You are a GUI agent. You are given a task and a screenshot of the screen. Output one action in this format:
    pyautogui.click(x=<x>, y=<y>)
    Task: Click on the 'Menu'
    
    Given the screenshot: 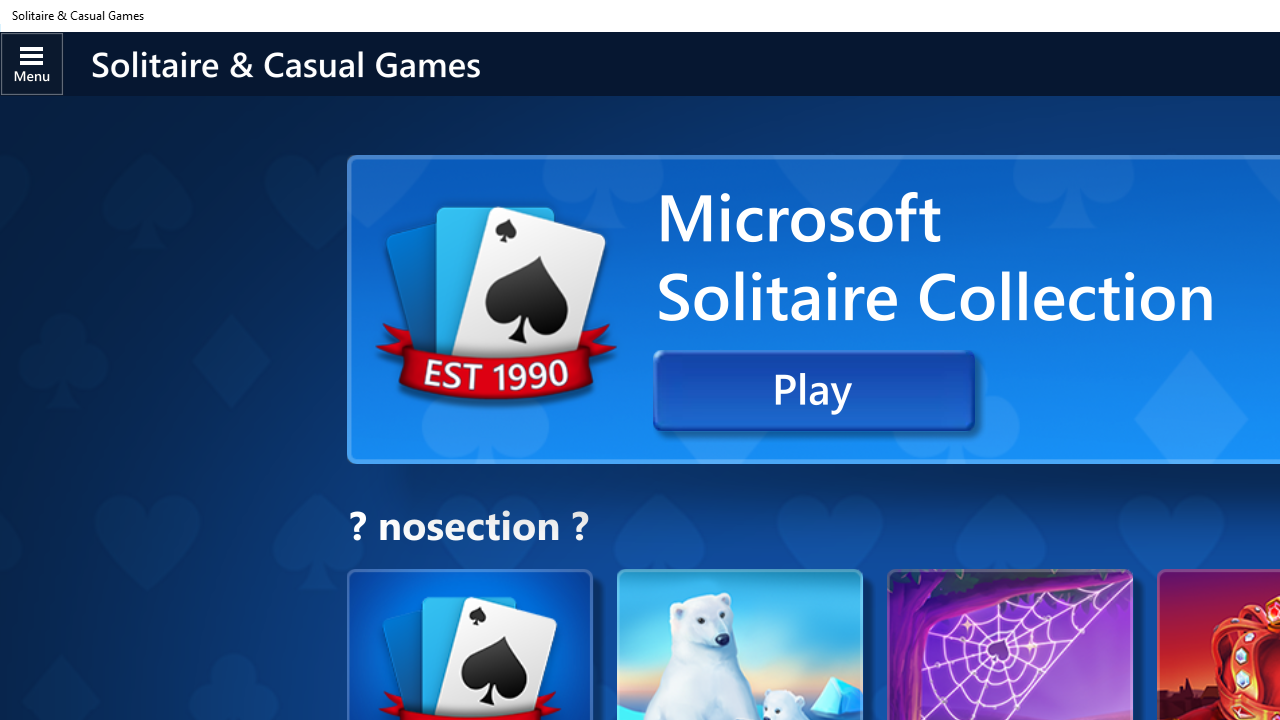 What is the action you would take?
    pyautogui.click(x=32, y=62)
    